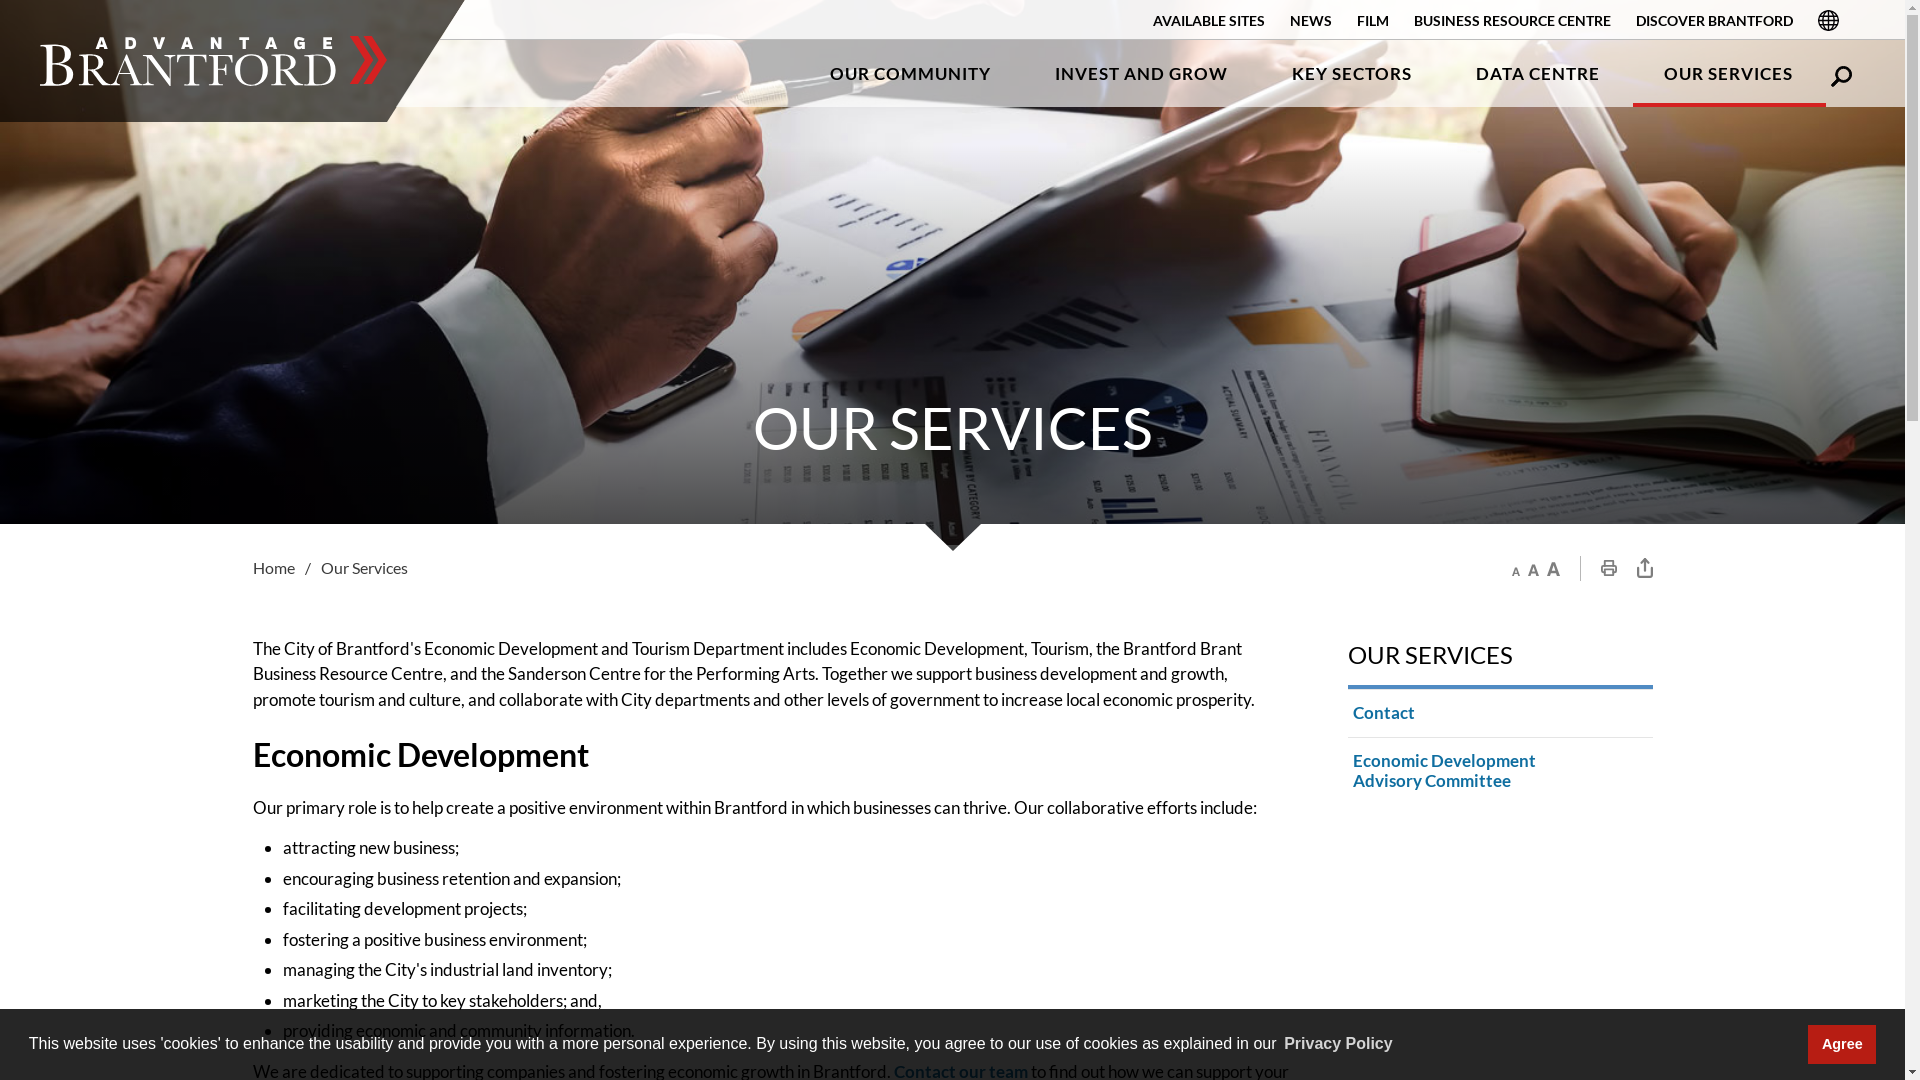 The width and height of the screenshot is (1920, 1080). What do you see at coordinates (1643, 567) in the screenshot?
I see `'Share this page'` at bounding box center [1643, 567].